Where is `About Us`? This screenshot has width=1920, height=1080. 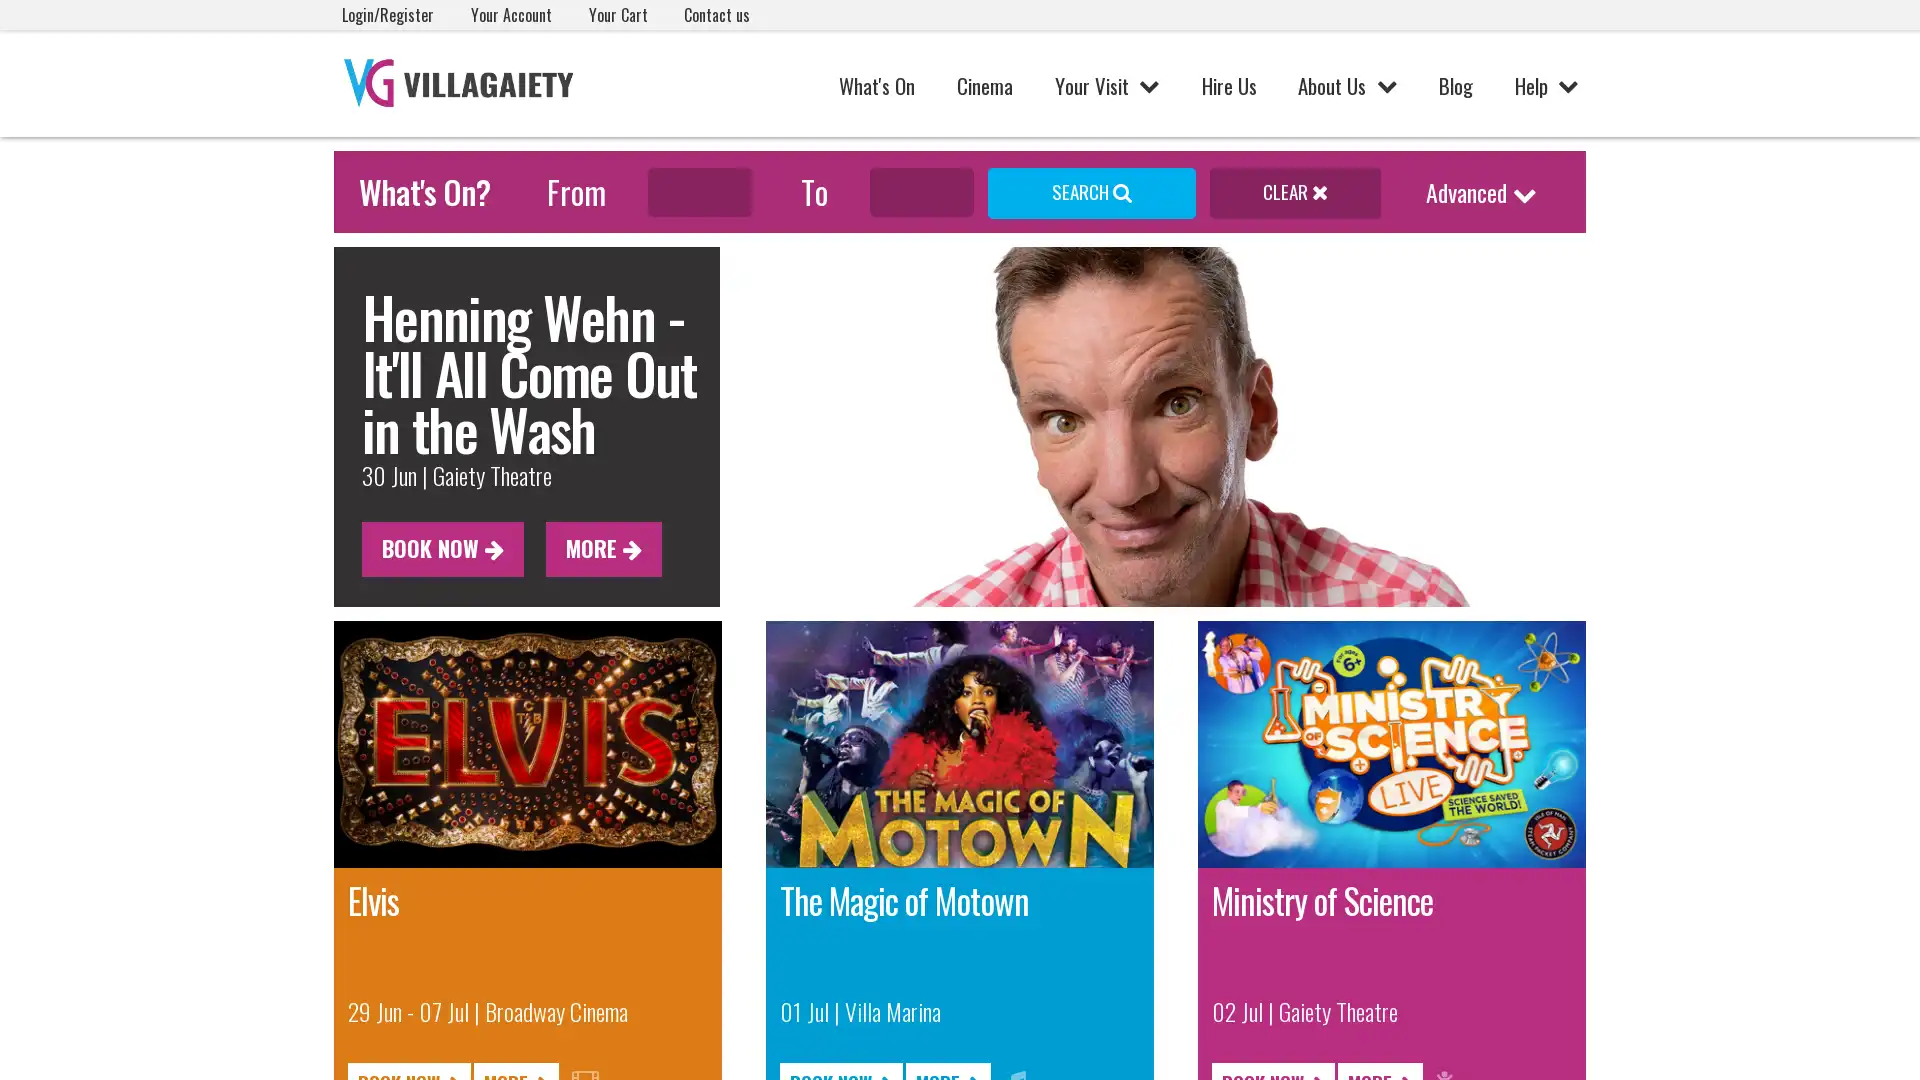
About Us is located at coordinates (1347, 84).